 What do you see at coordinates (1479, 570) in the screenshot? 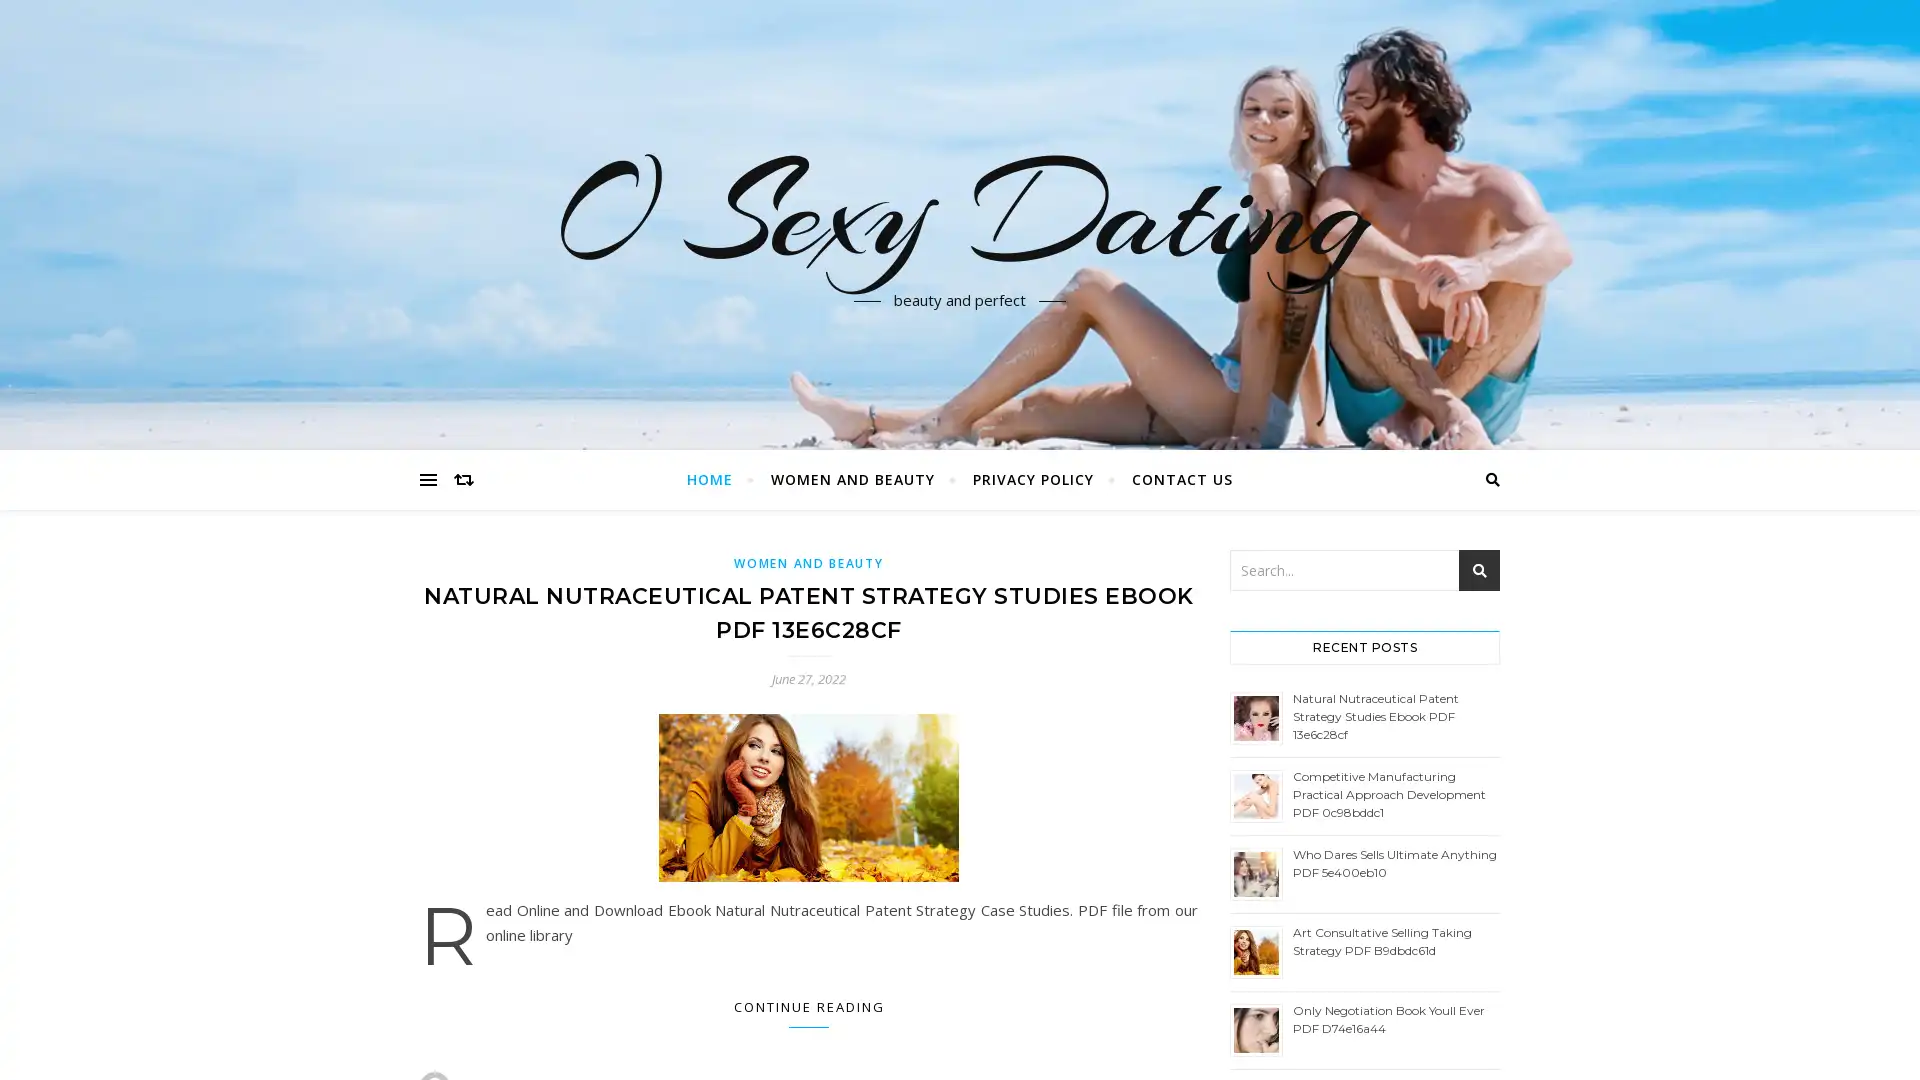
I see `st` at bounding box center [1479, 570].